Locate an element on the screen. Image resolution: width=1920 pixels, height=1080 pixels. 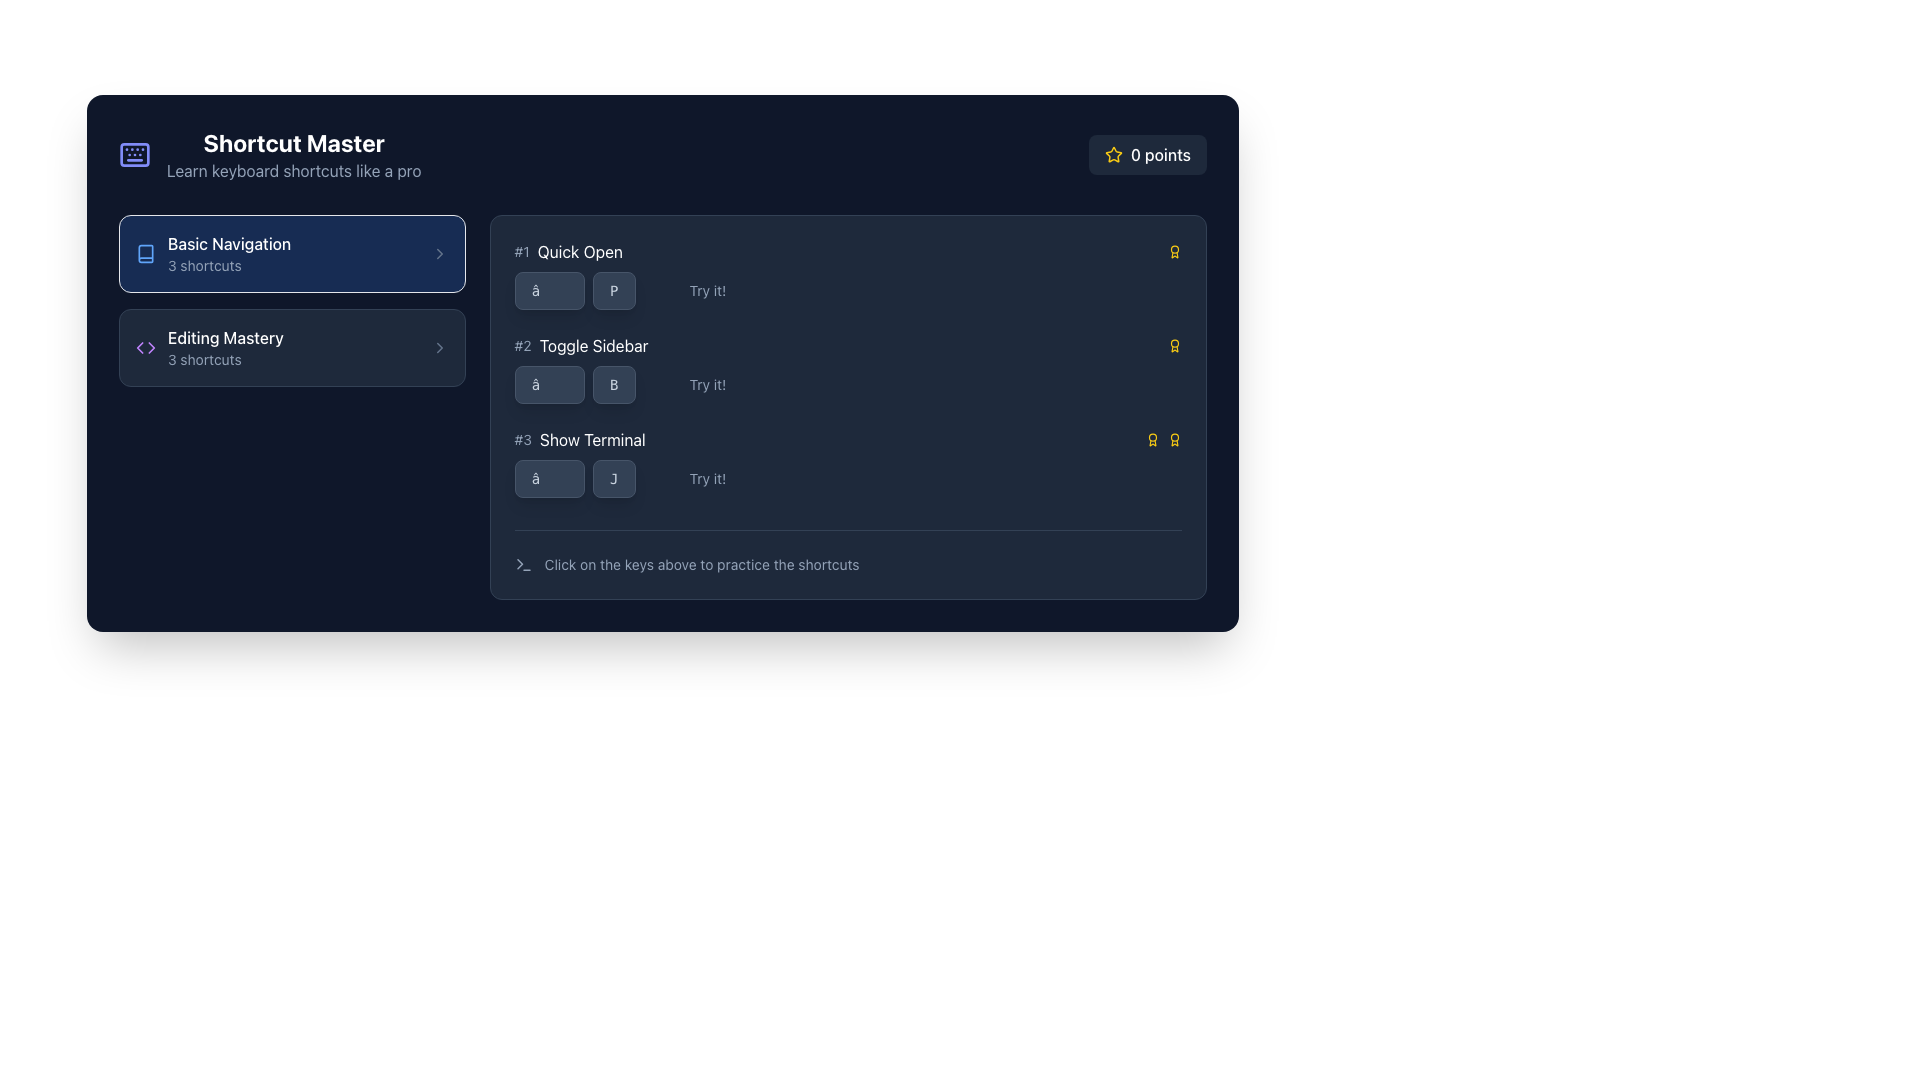
information presented in the 'Basic Navigation' text element, which displays 'Basic Navigation' in white and '3 shortcuts' in light gray, located in the top half of a blue bordered card is located at coordinates (229, 253).